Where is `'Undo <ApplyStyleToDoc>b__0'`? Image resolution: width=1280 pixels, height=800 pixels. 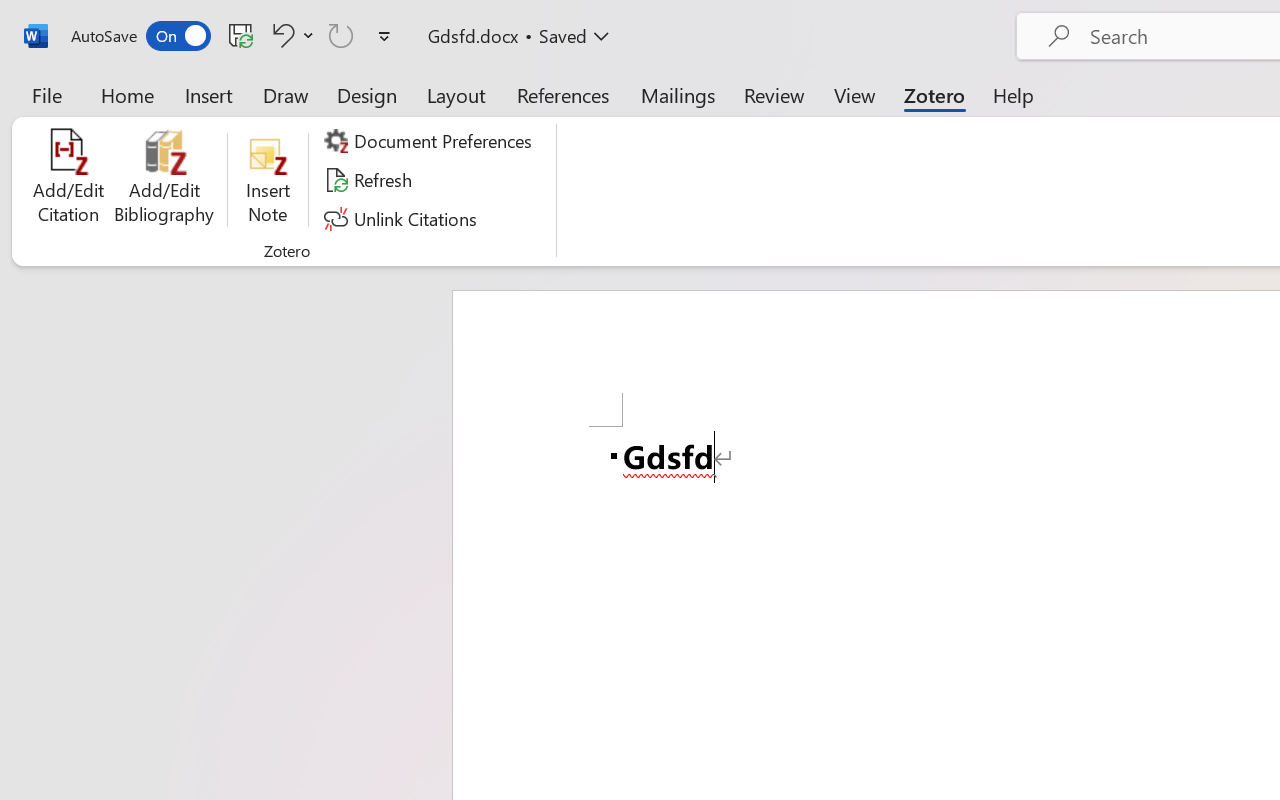
'Undo <ApplyStyleToDoc>b__0' is located at coordinates (289, 34).